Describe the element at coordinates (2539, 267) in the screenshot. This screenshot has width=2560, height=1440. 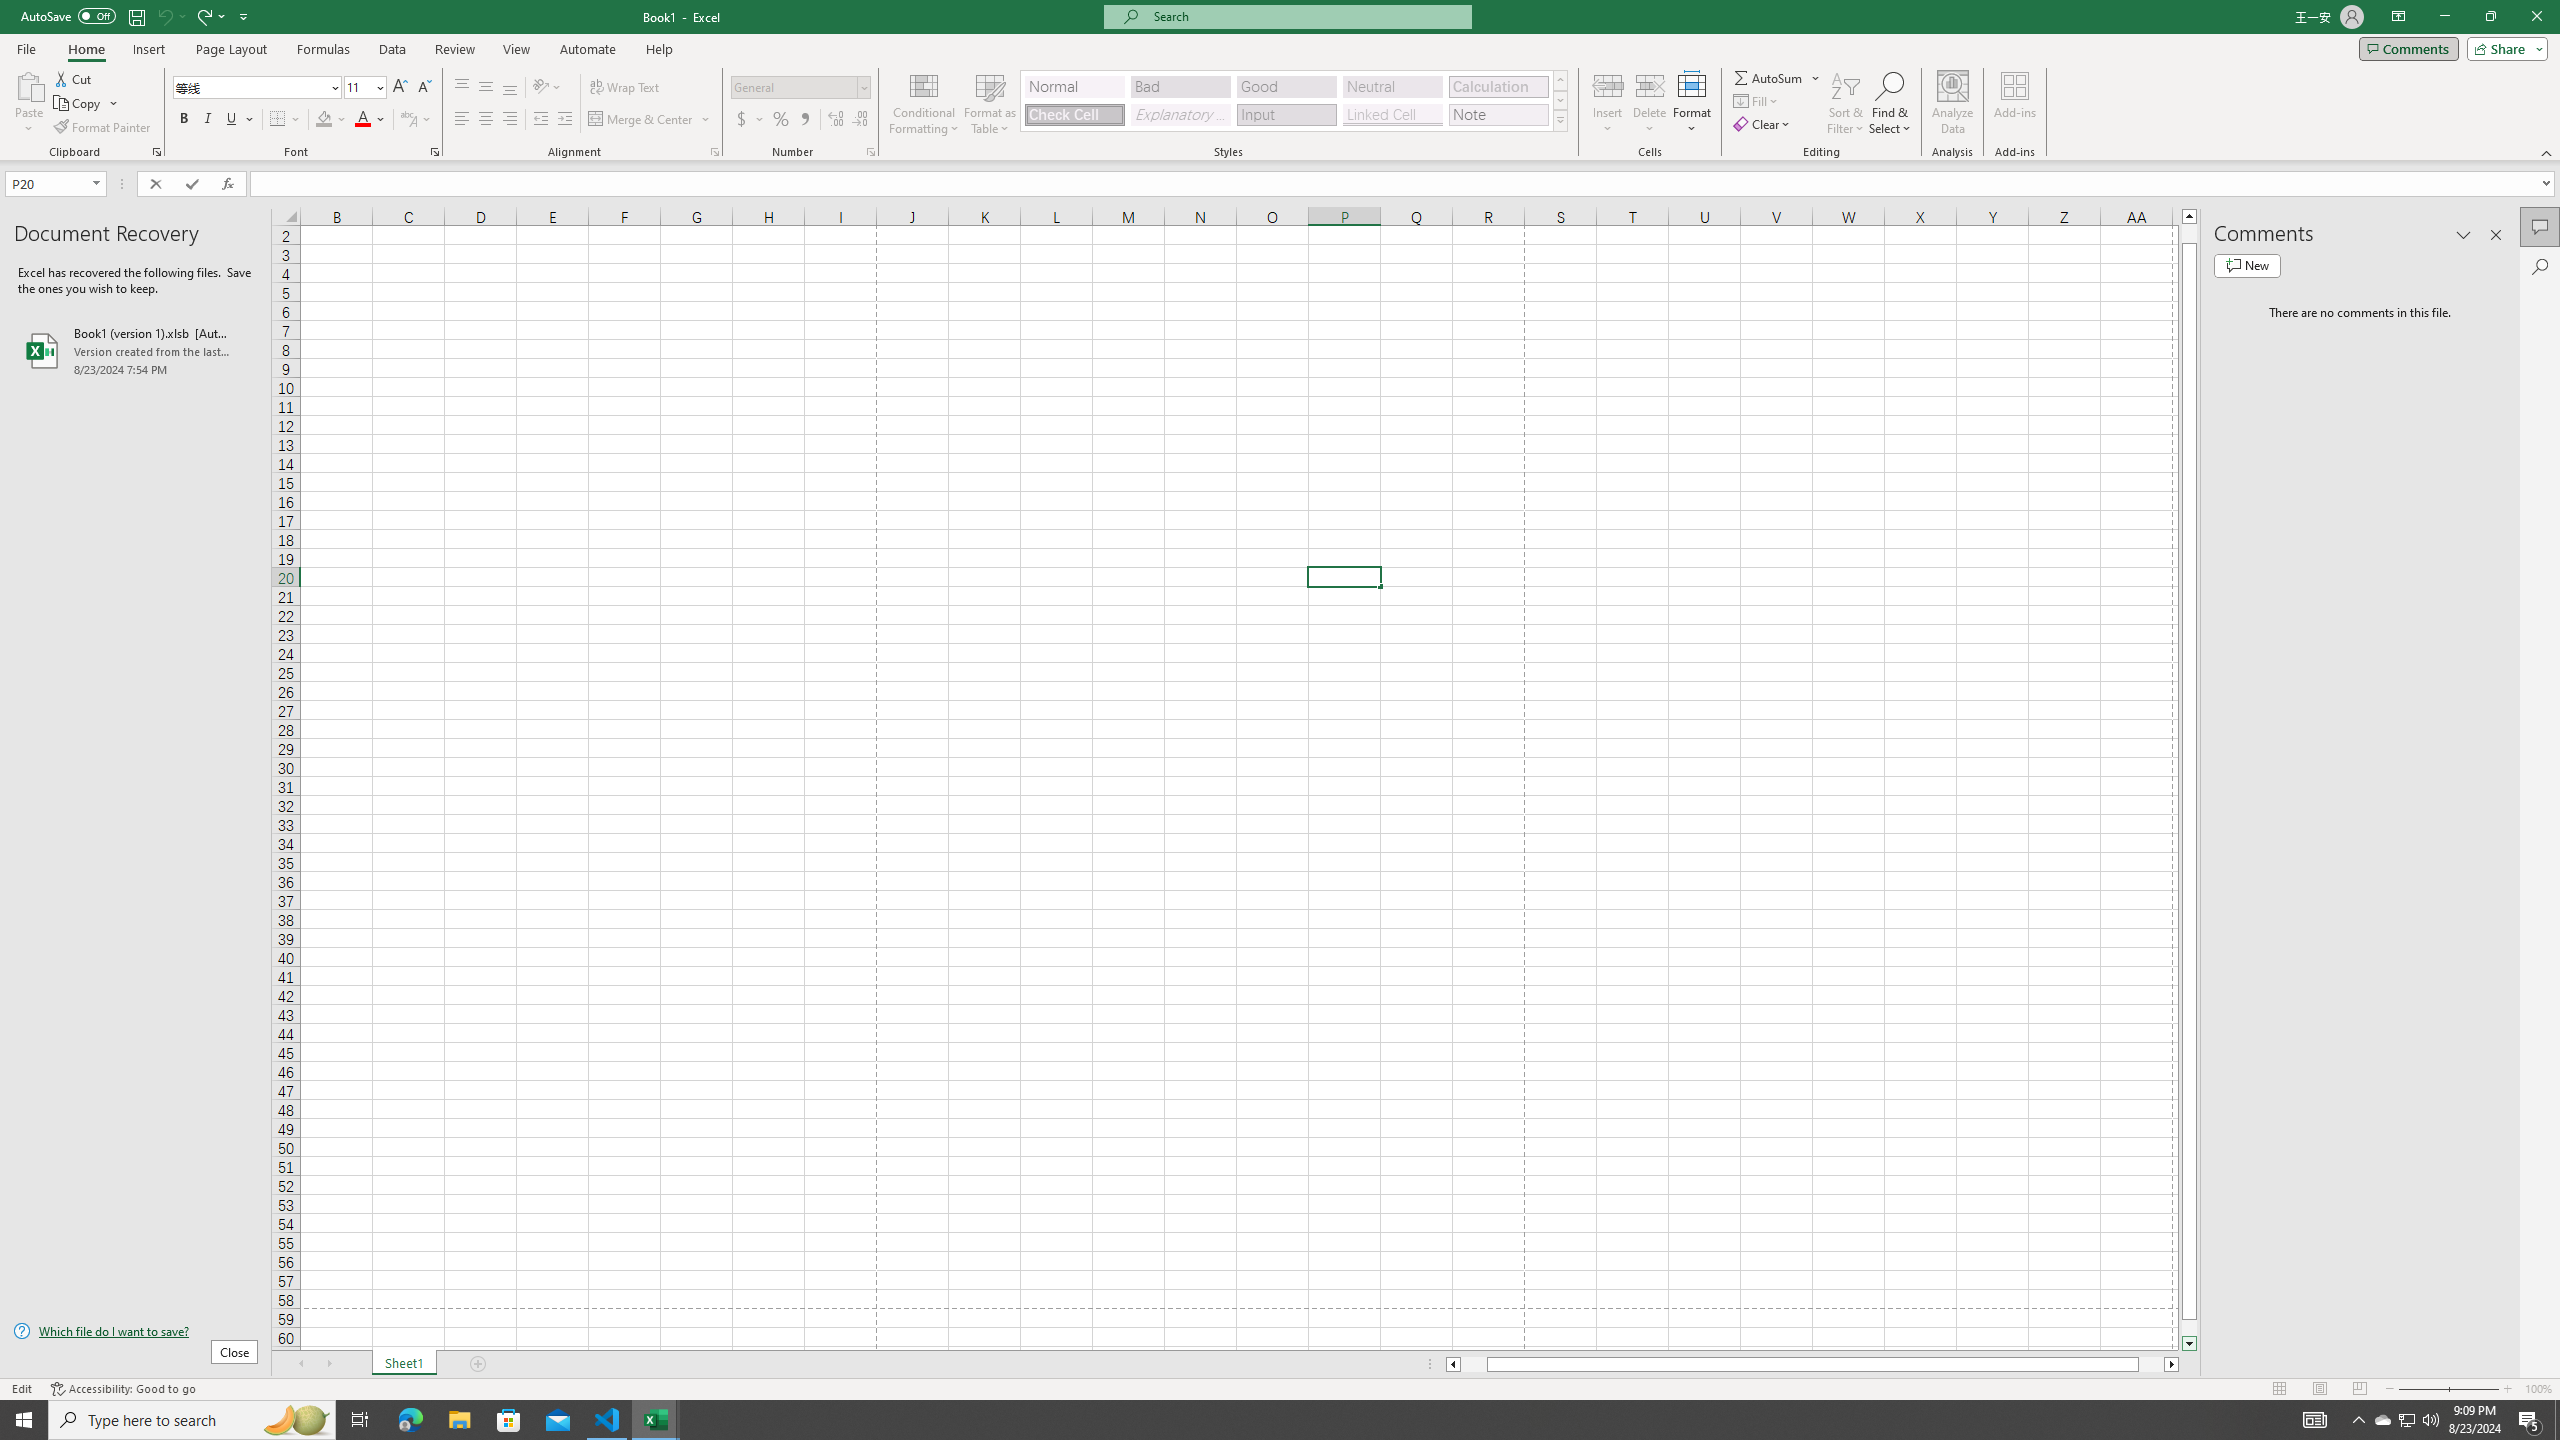
I see `'Search'` at that location.